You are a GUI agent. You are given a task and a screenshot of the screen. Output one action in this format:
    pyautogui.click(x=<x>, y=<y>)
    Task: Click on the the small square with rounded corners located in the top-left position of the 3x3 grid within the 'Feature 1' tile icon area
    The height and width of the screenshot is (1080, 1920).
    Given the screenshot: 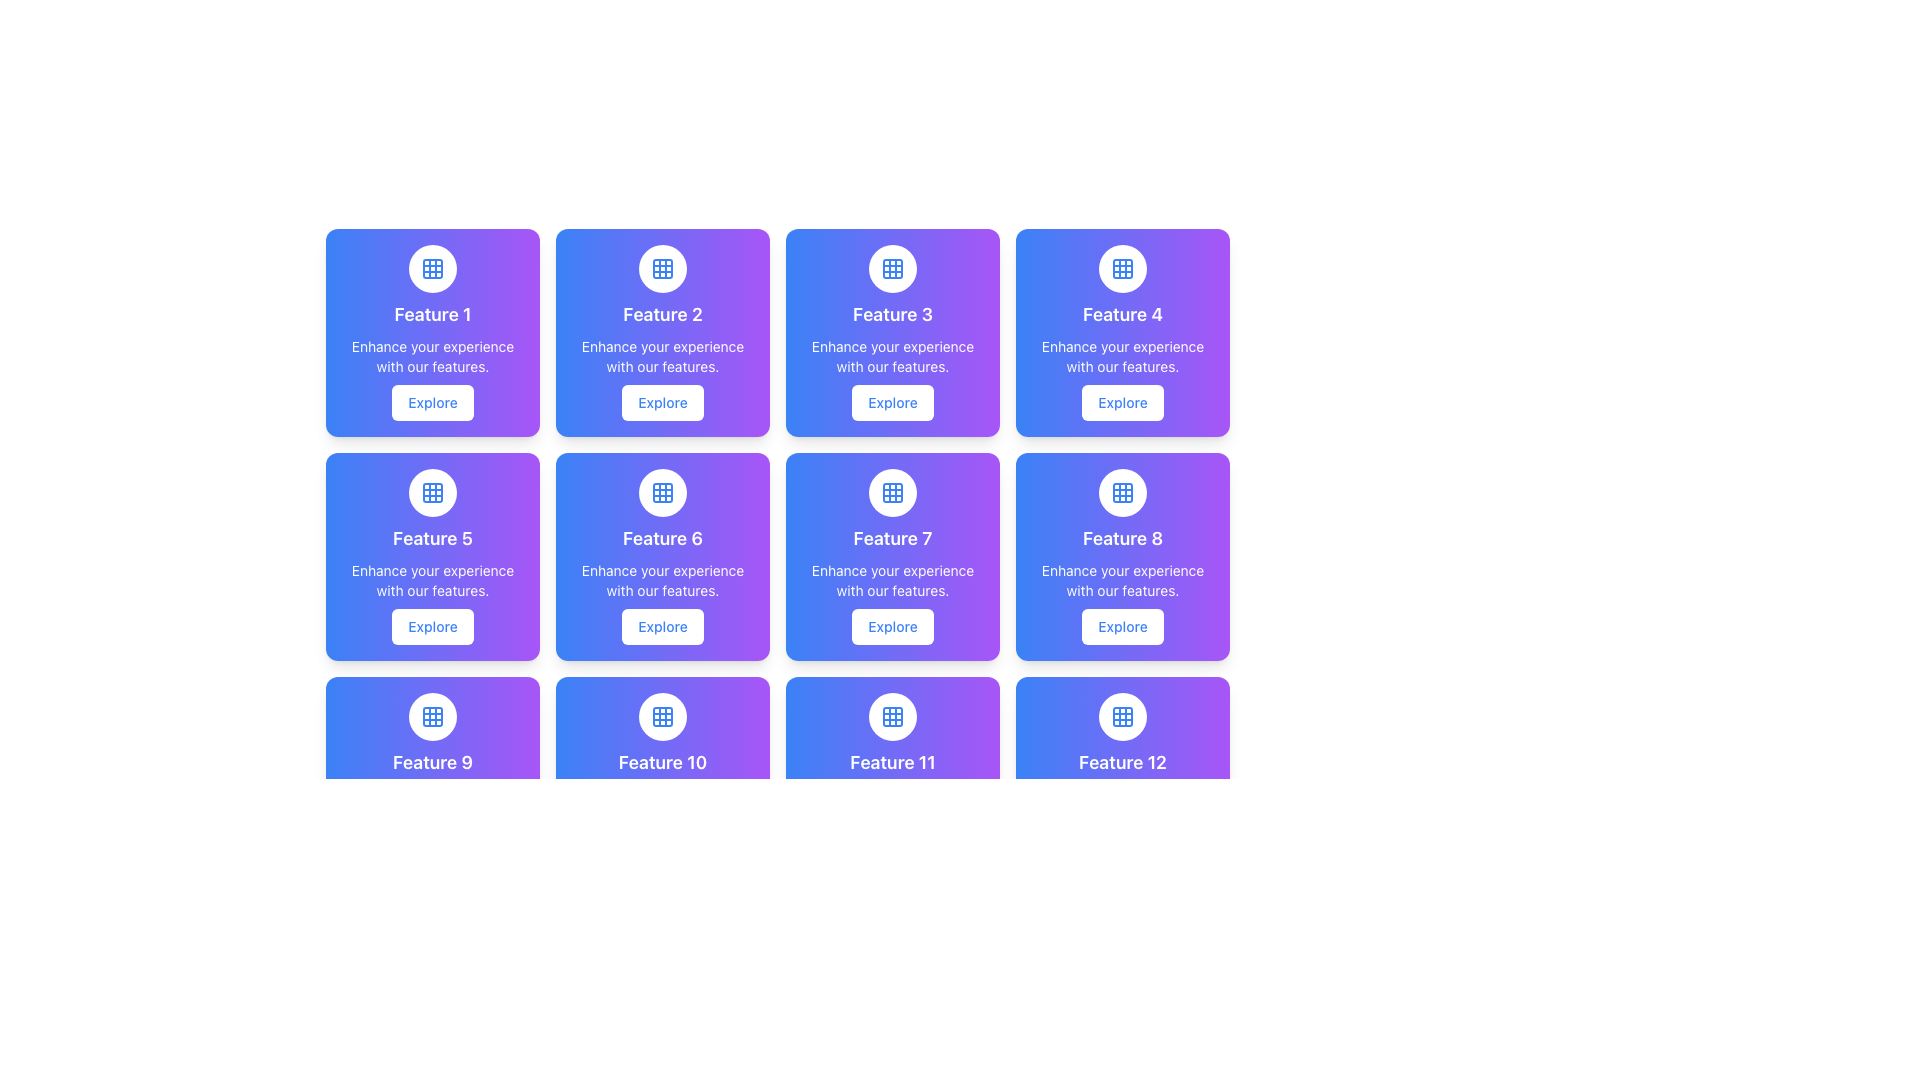 What is the action you would take?
    pyautogui.click(x=431, y=268)
    